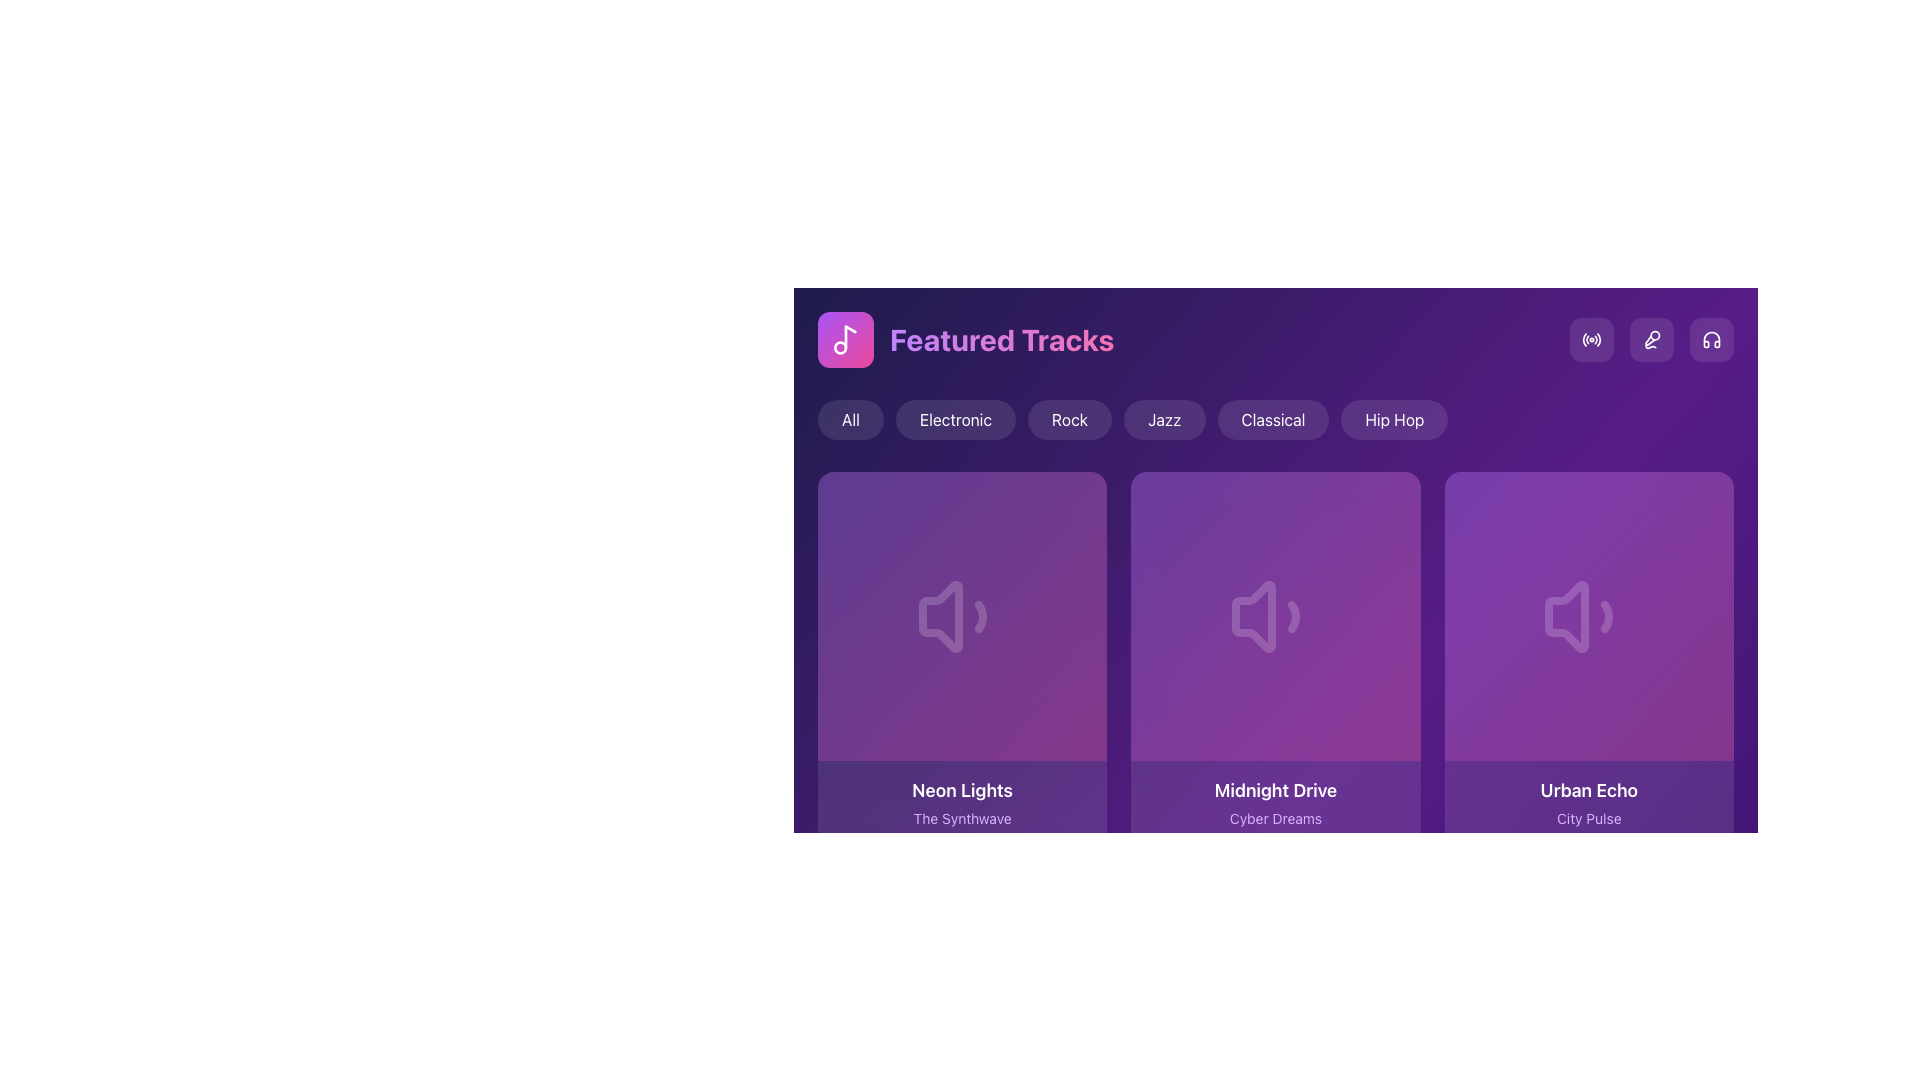  Describe the element at coordinates (1164, 419) in the screenshot. I see `the fourth button in the category selector for the 'Jazz' tag` at that location.